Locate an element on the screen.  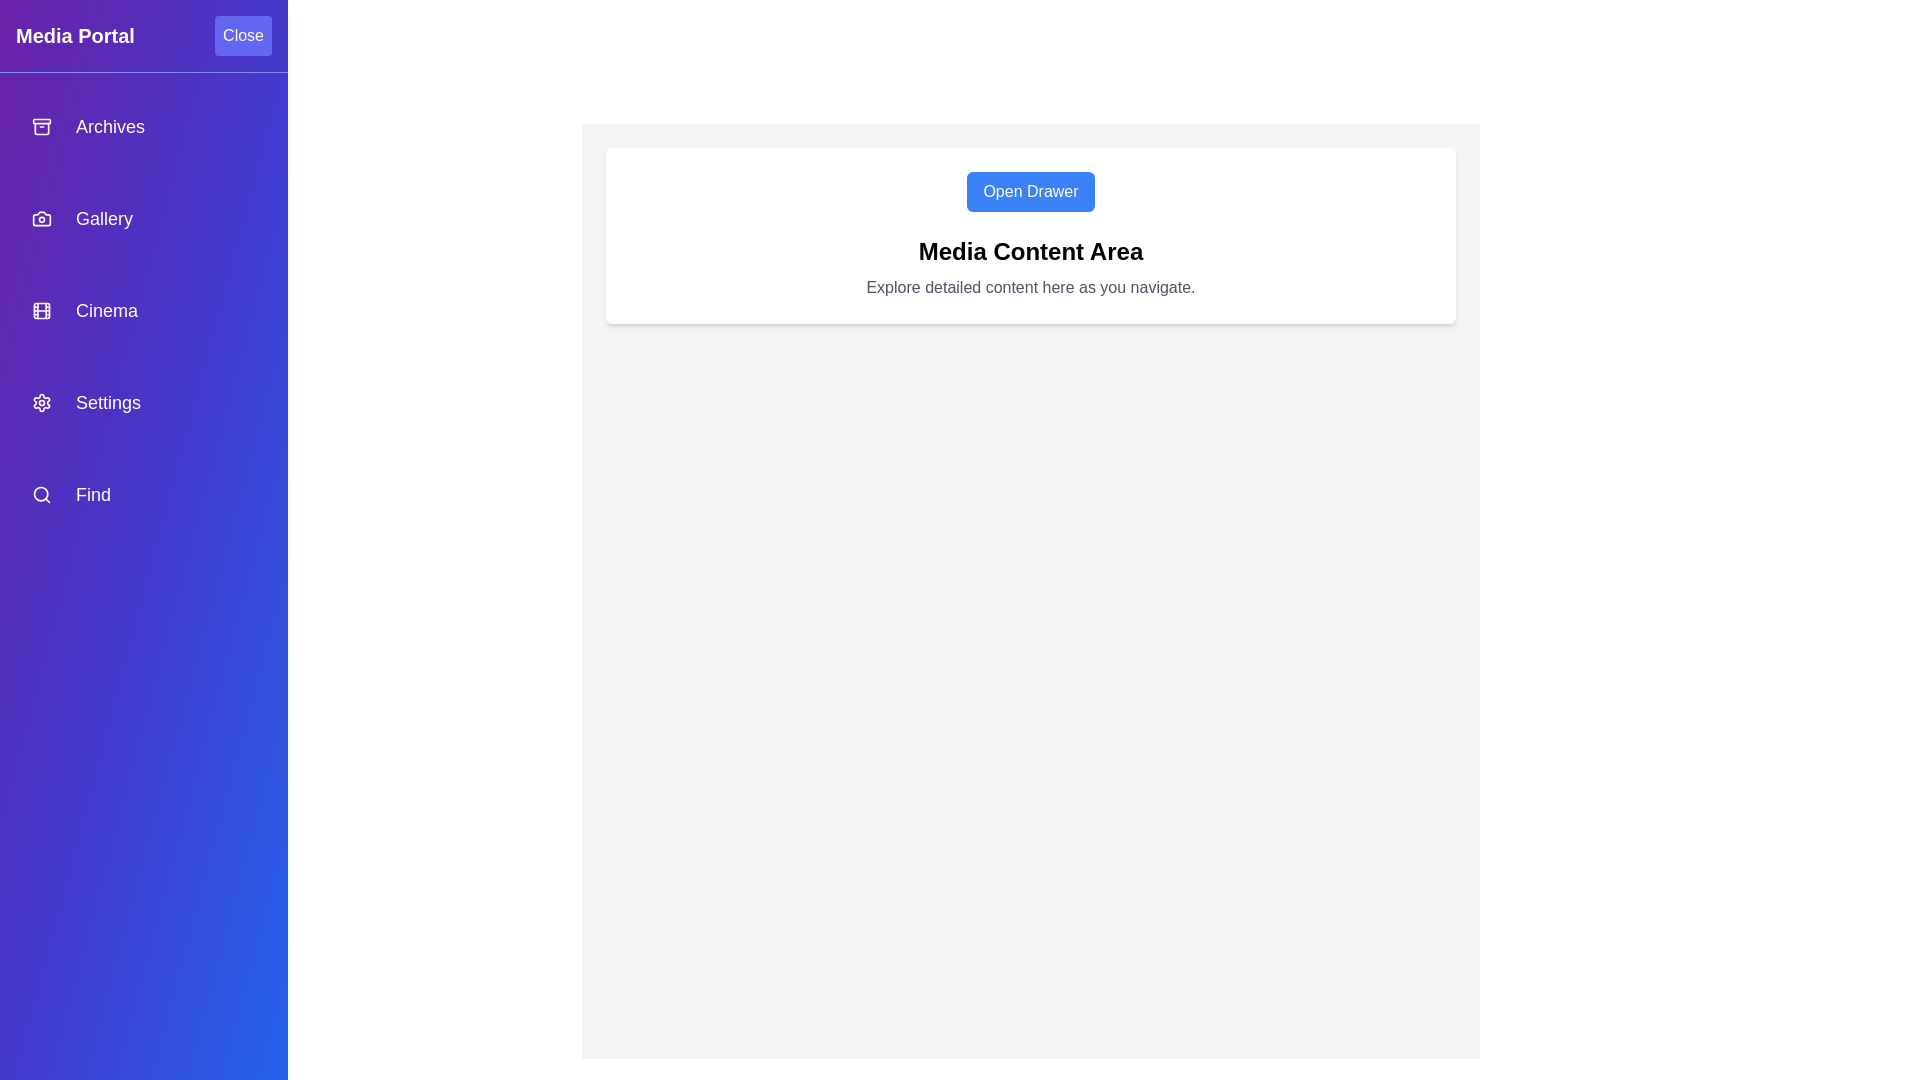
the navigation item labeled Gallery is located at coordinates (143, 219).